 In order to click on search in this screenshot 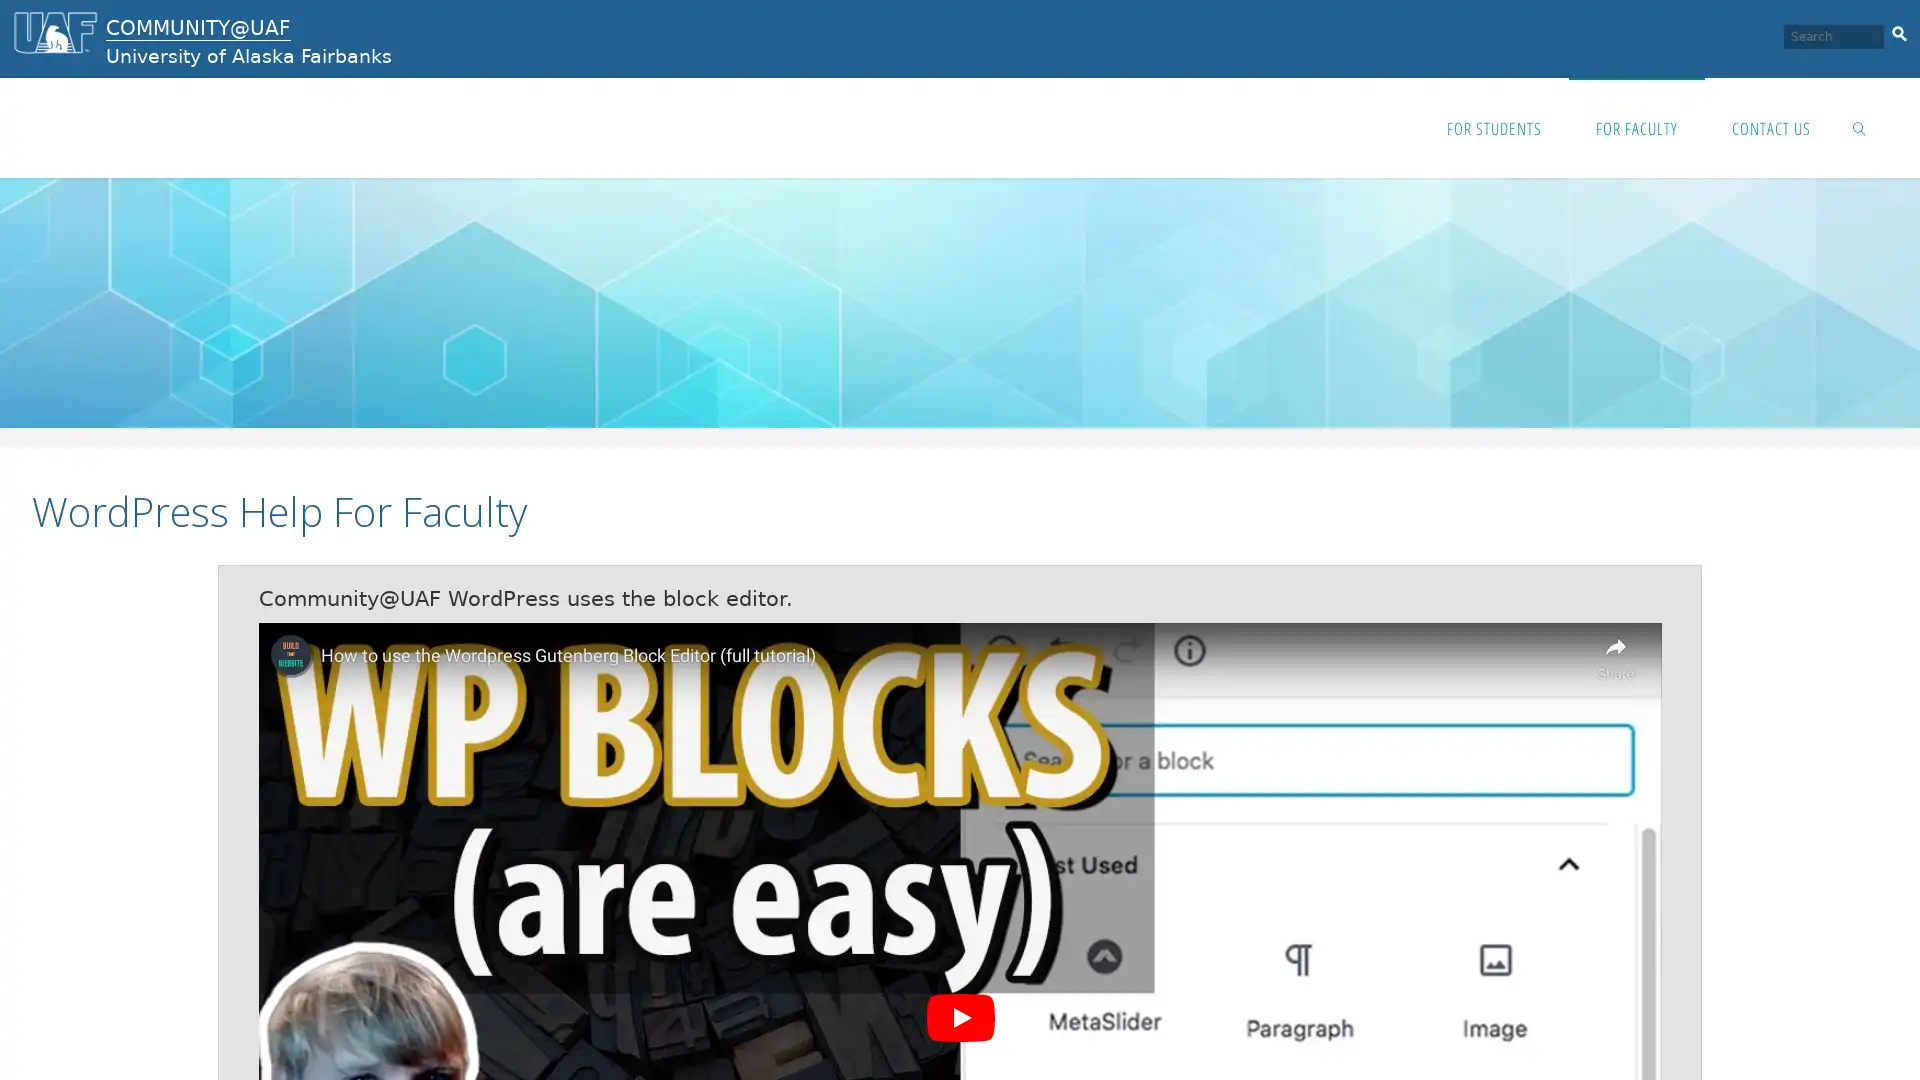, I will do `click(1898, 30)`.